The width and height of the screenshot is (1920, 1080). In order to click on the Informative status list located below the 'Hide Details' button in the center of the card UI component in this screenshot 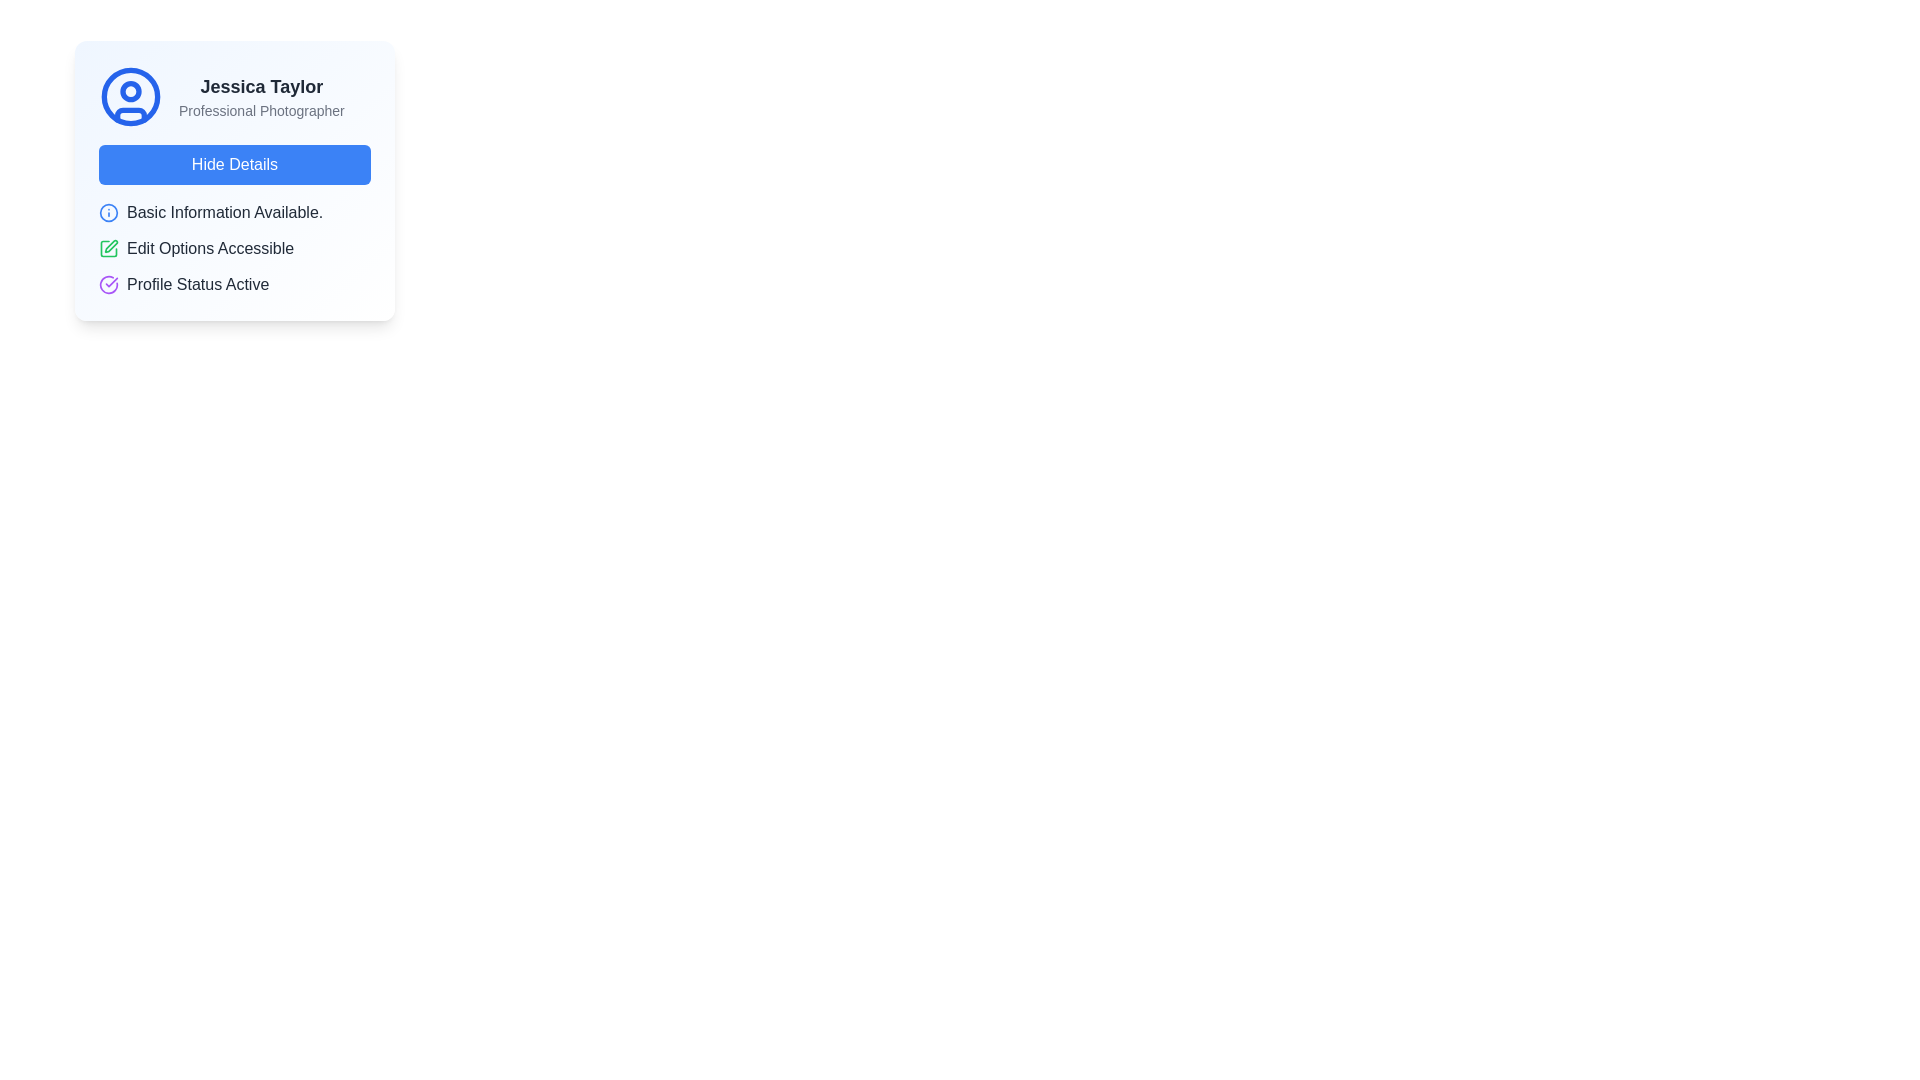, I will do `click(235, 248)`.